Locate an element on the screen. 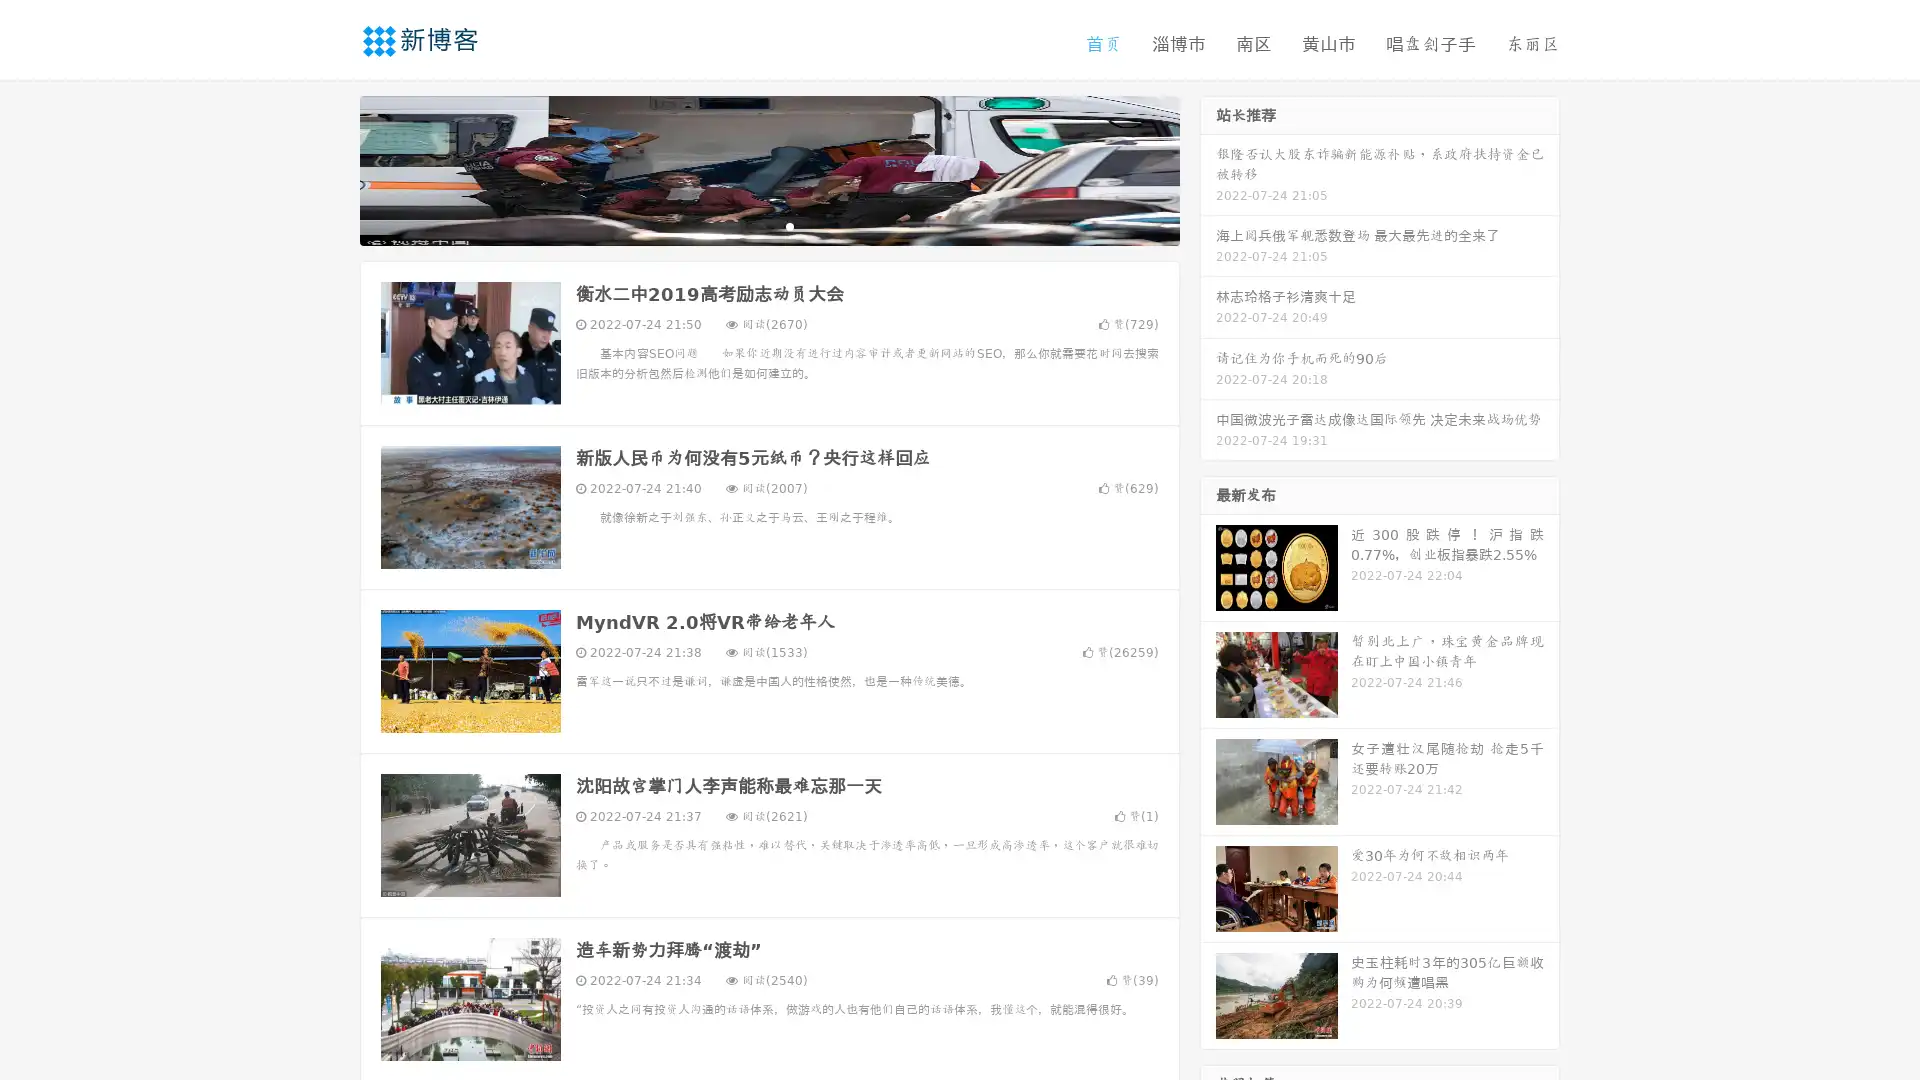 The height and width of the screenshot is (1080, 1920). Go to slide 2 is located at coordinates (768, 225).